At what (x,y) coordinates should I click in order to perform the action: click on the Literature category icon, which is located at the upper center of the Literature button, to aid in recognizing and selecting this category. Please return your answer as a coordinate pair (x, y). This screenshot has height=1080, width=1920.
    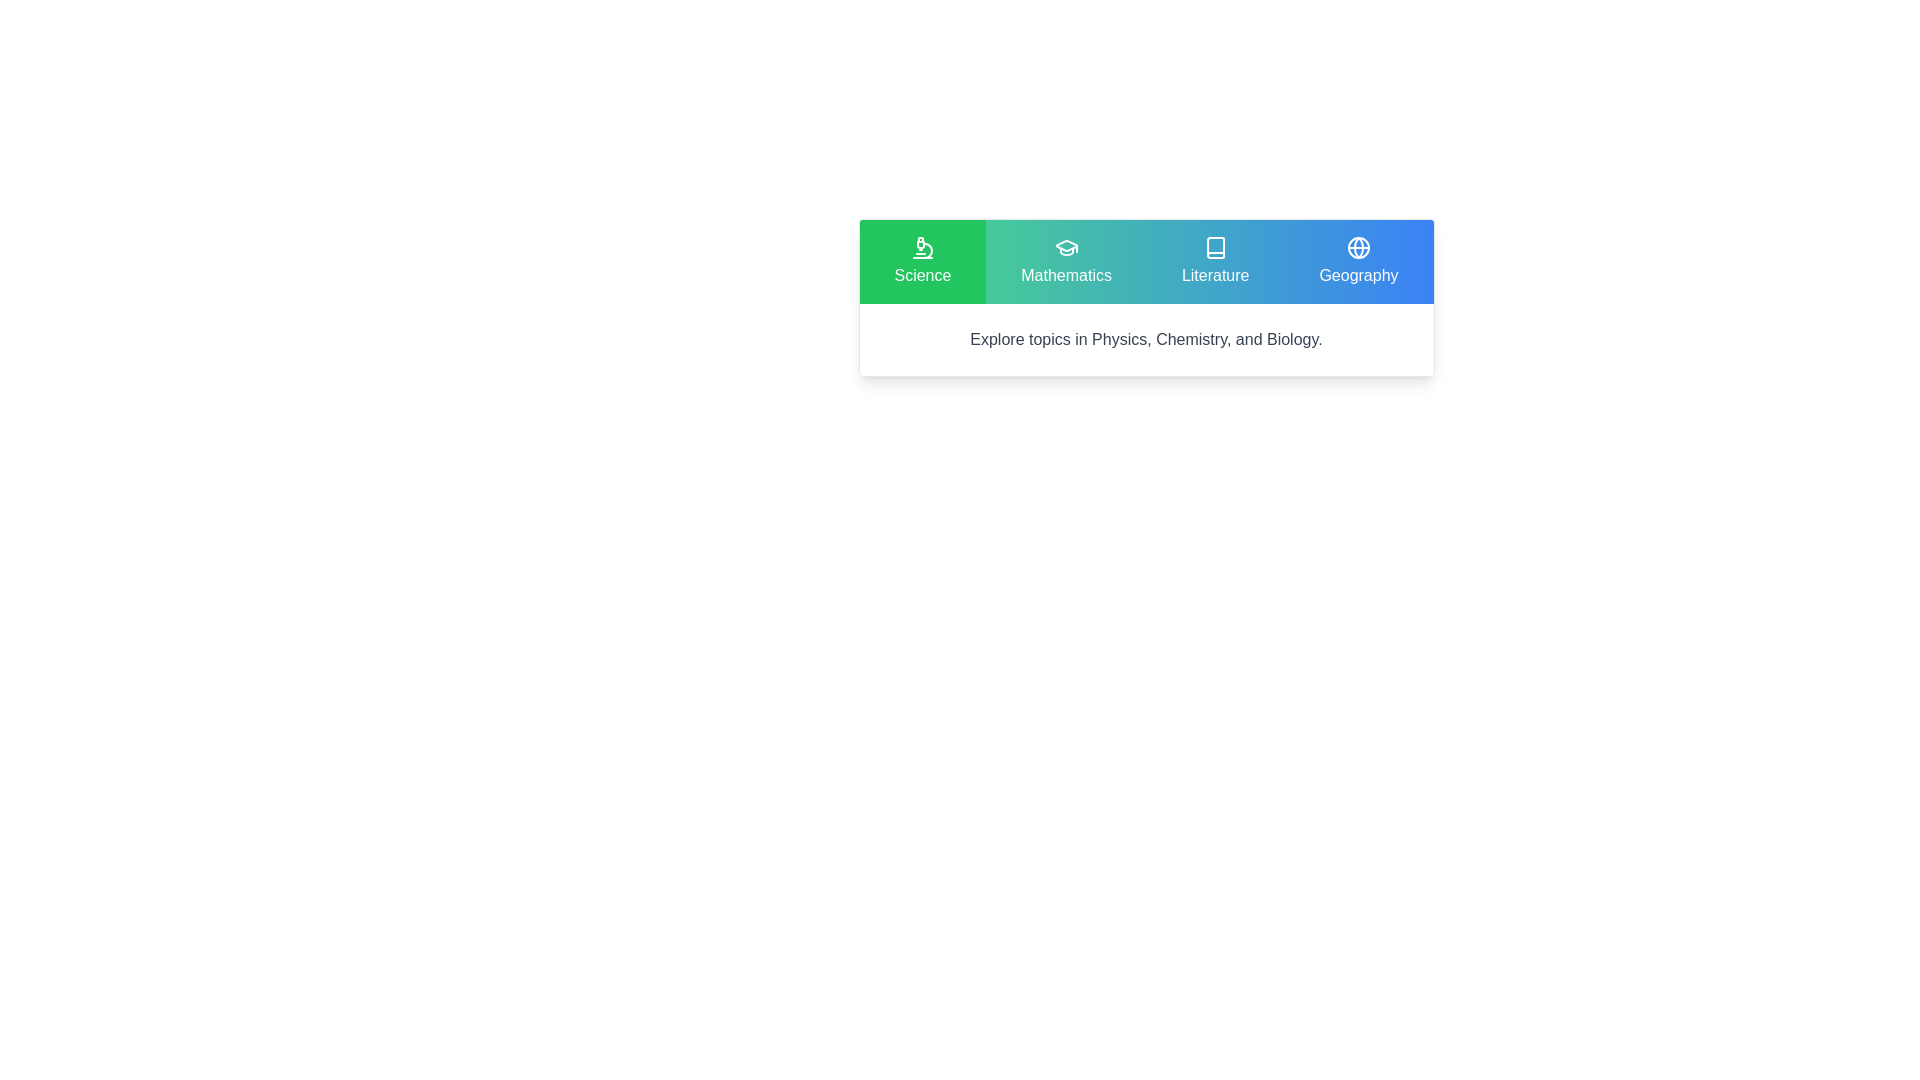
    Looking at the image, I should click on (1214, 246).